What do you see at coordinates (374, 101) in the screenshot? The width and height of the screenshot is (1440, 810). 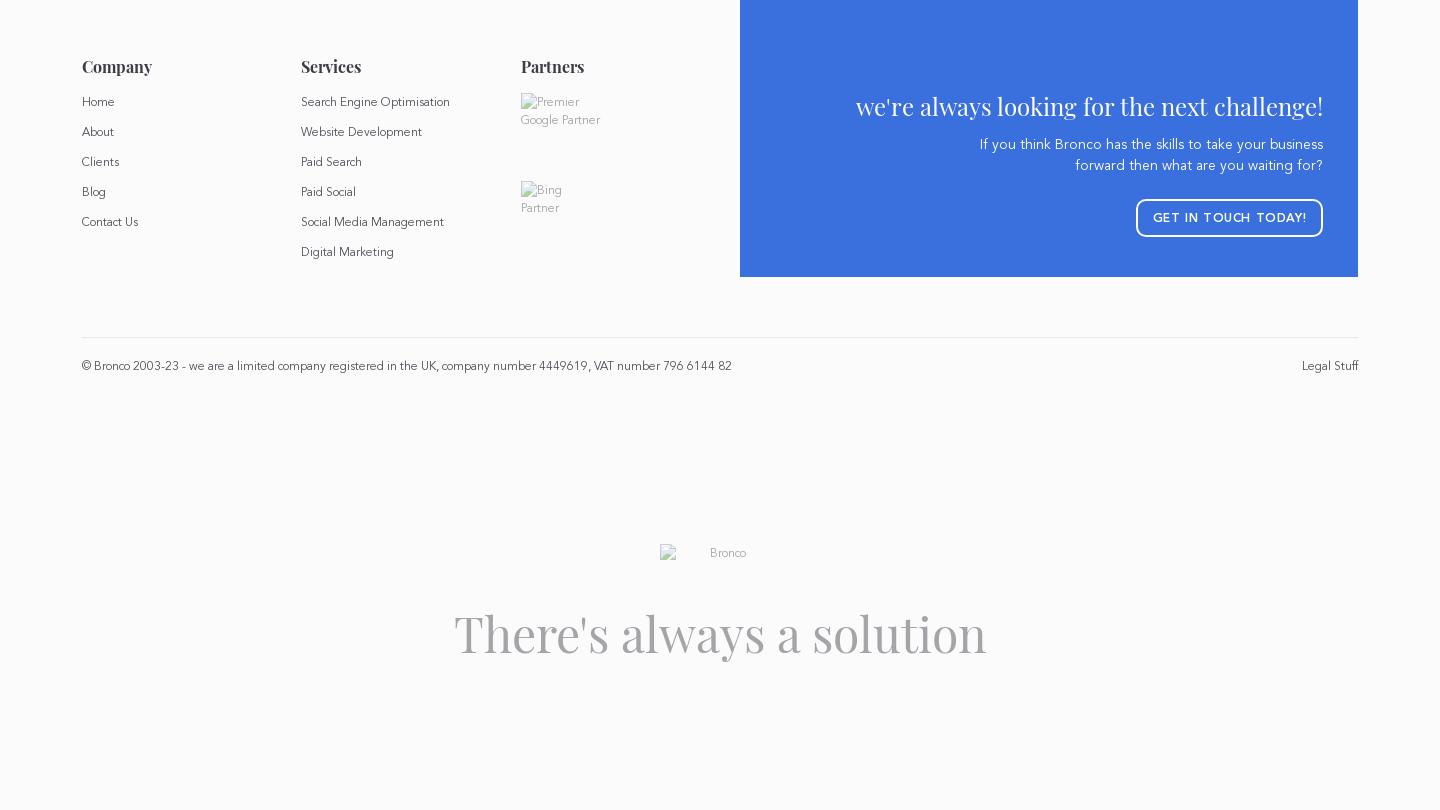 I see `'Search Engine Optimisation'` at bounding box center [374, 101].